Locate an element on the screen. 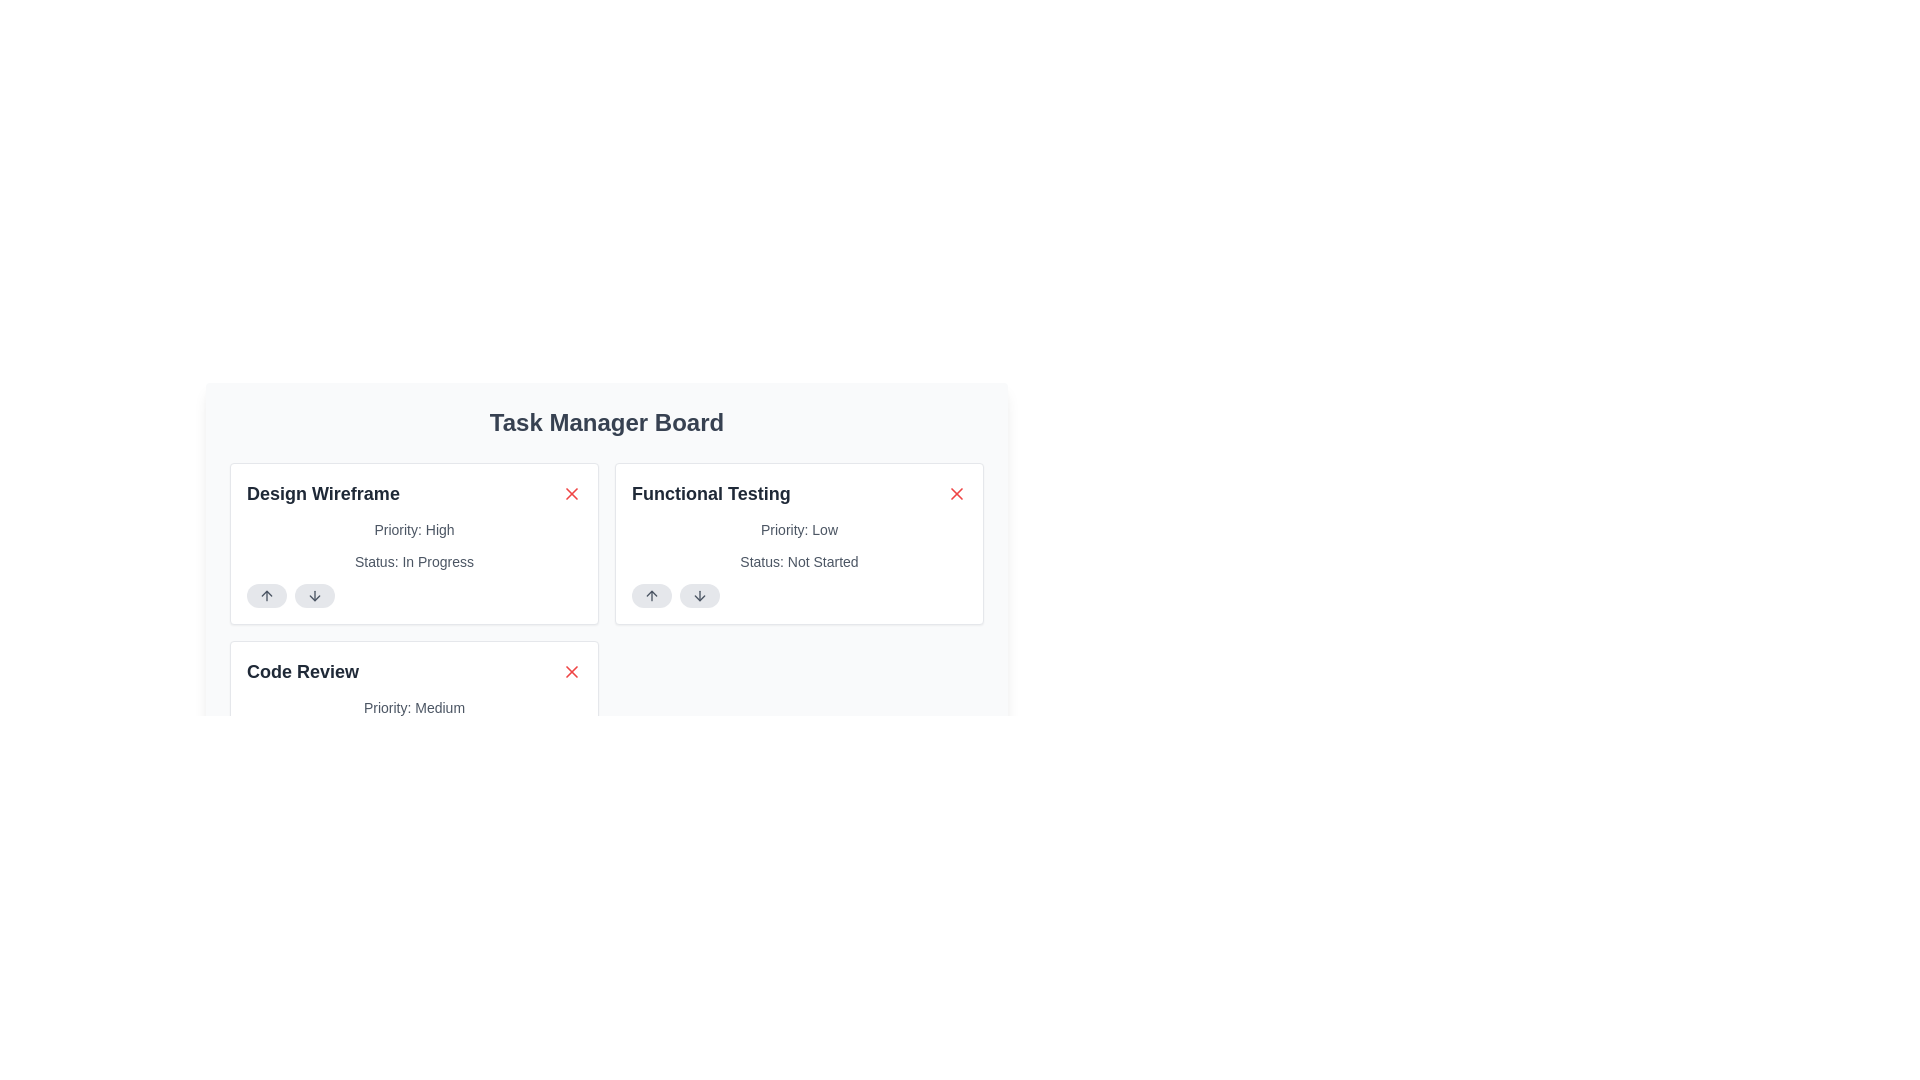  the text 'Functional Testing' in bold, dark gray font located at the top of the task card in the 'Task Manager Board' interface is located at coordinates (798, 493).